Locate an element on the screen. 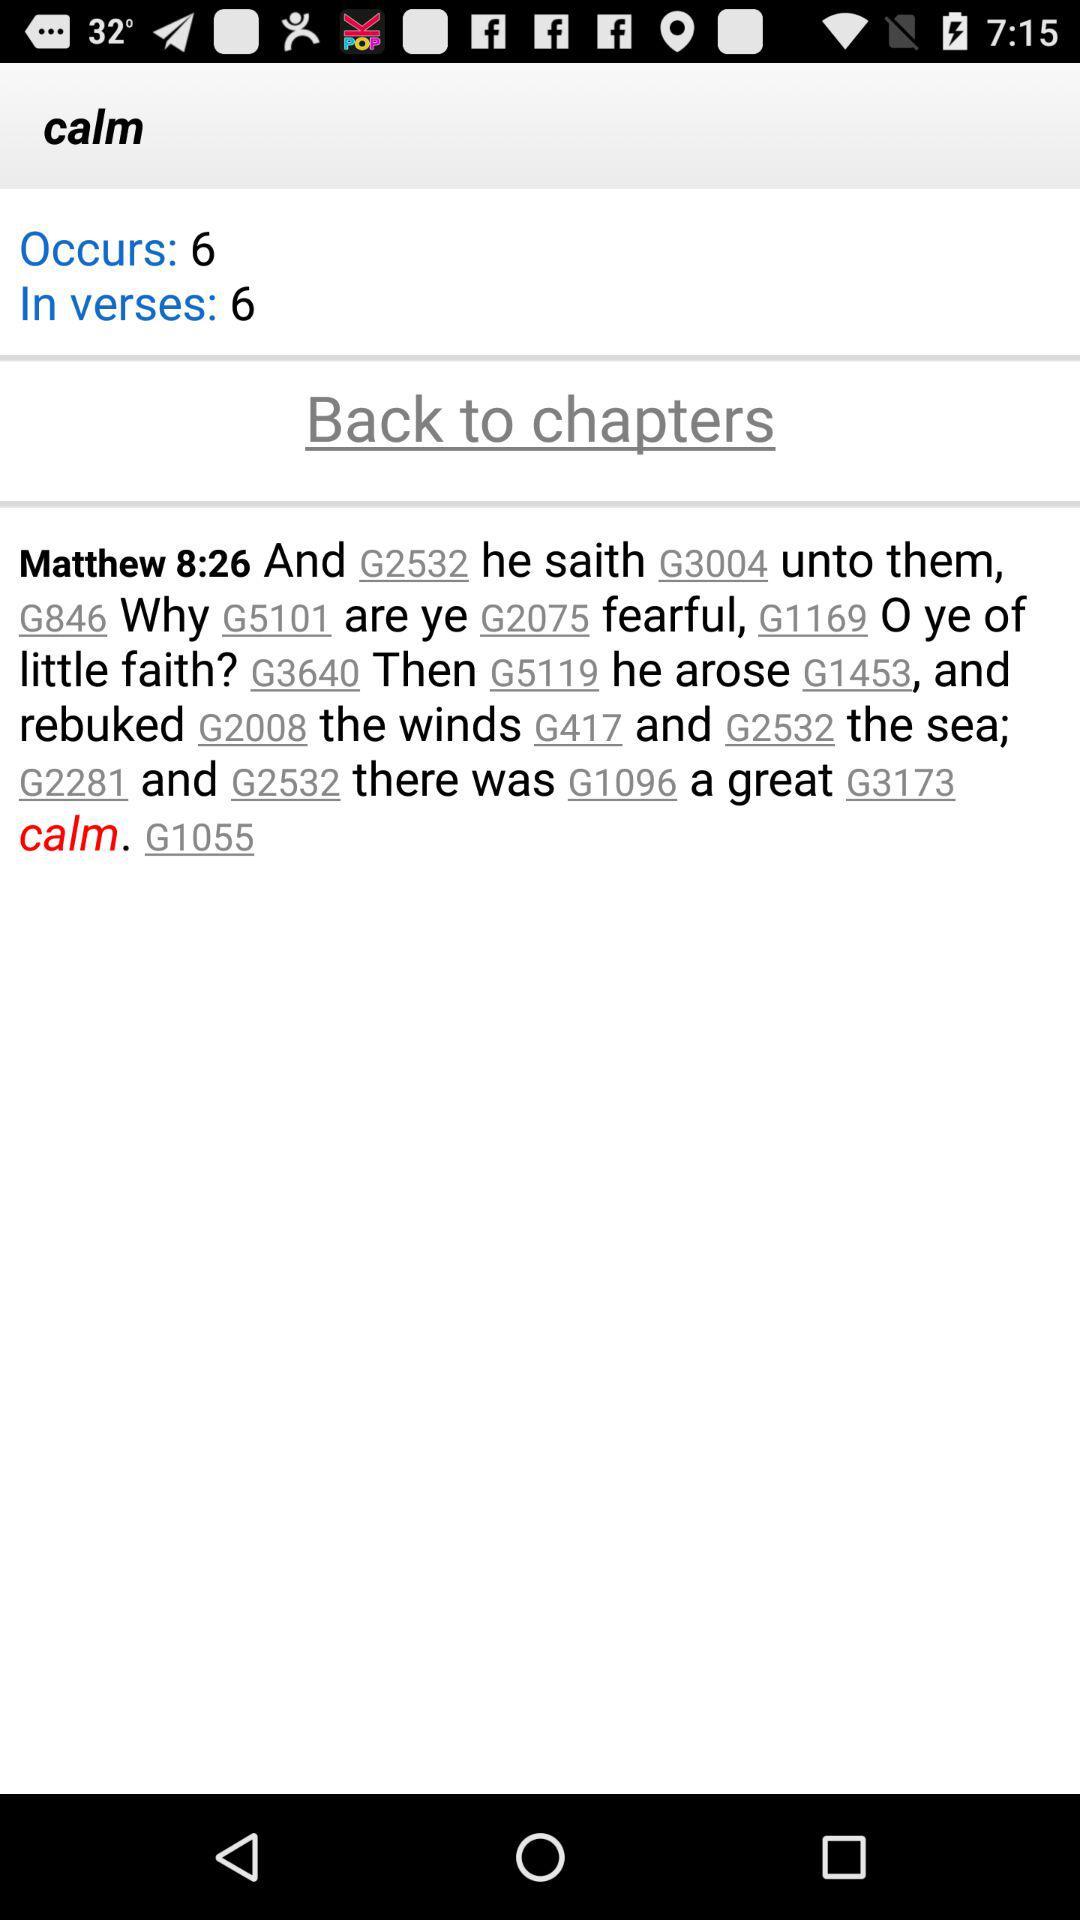 This screenshot has width=1080, height=1920. the app below calm app is located at coordinates (136, 286).